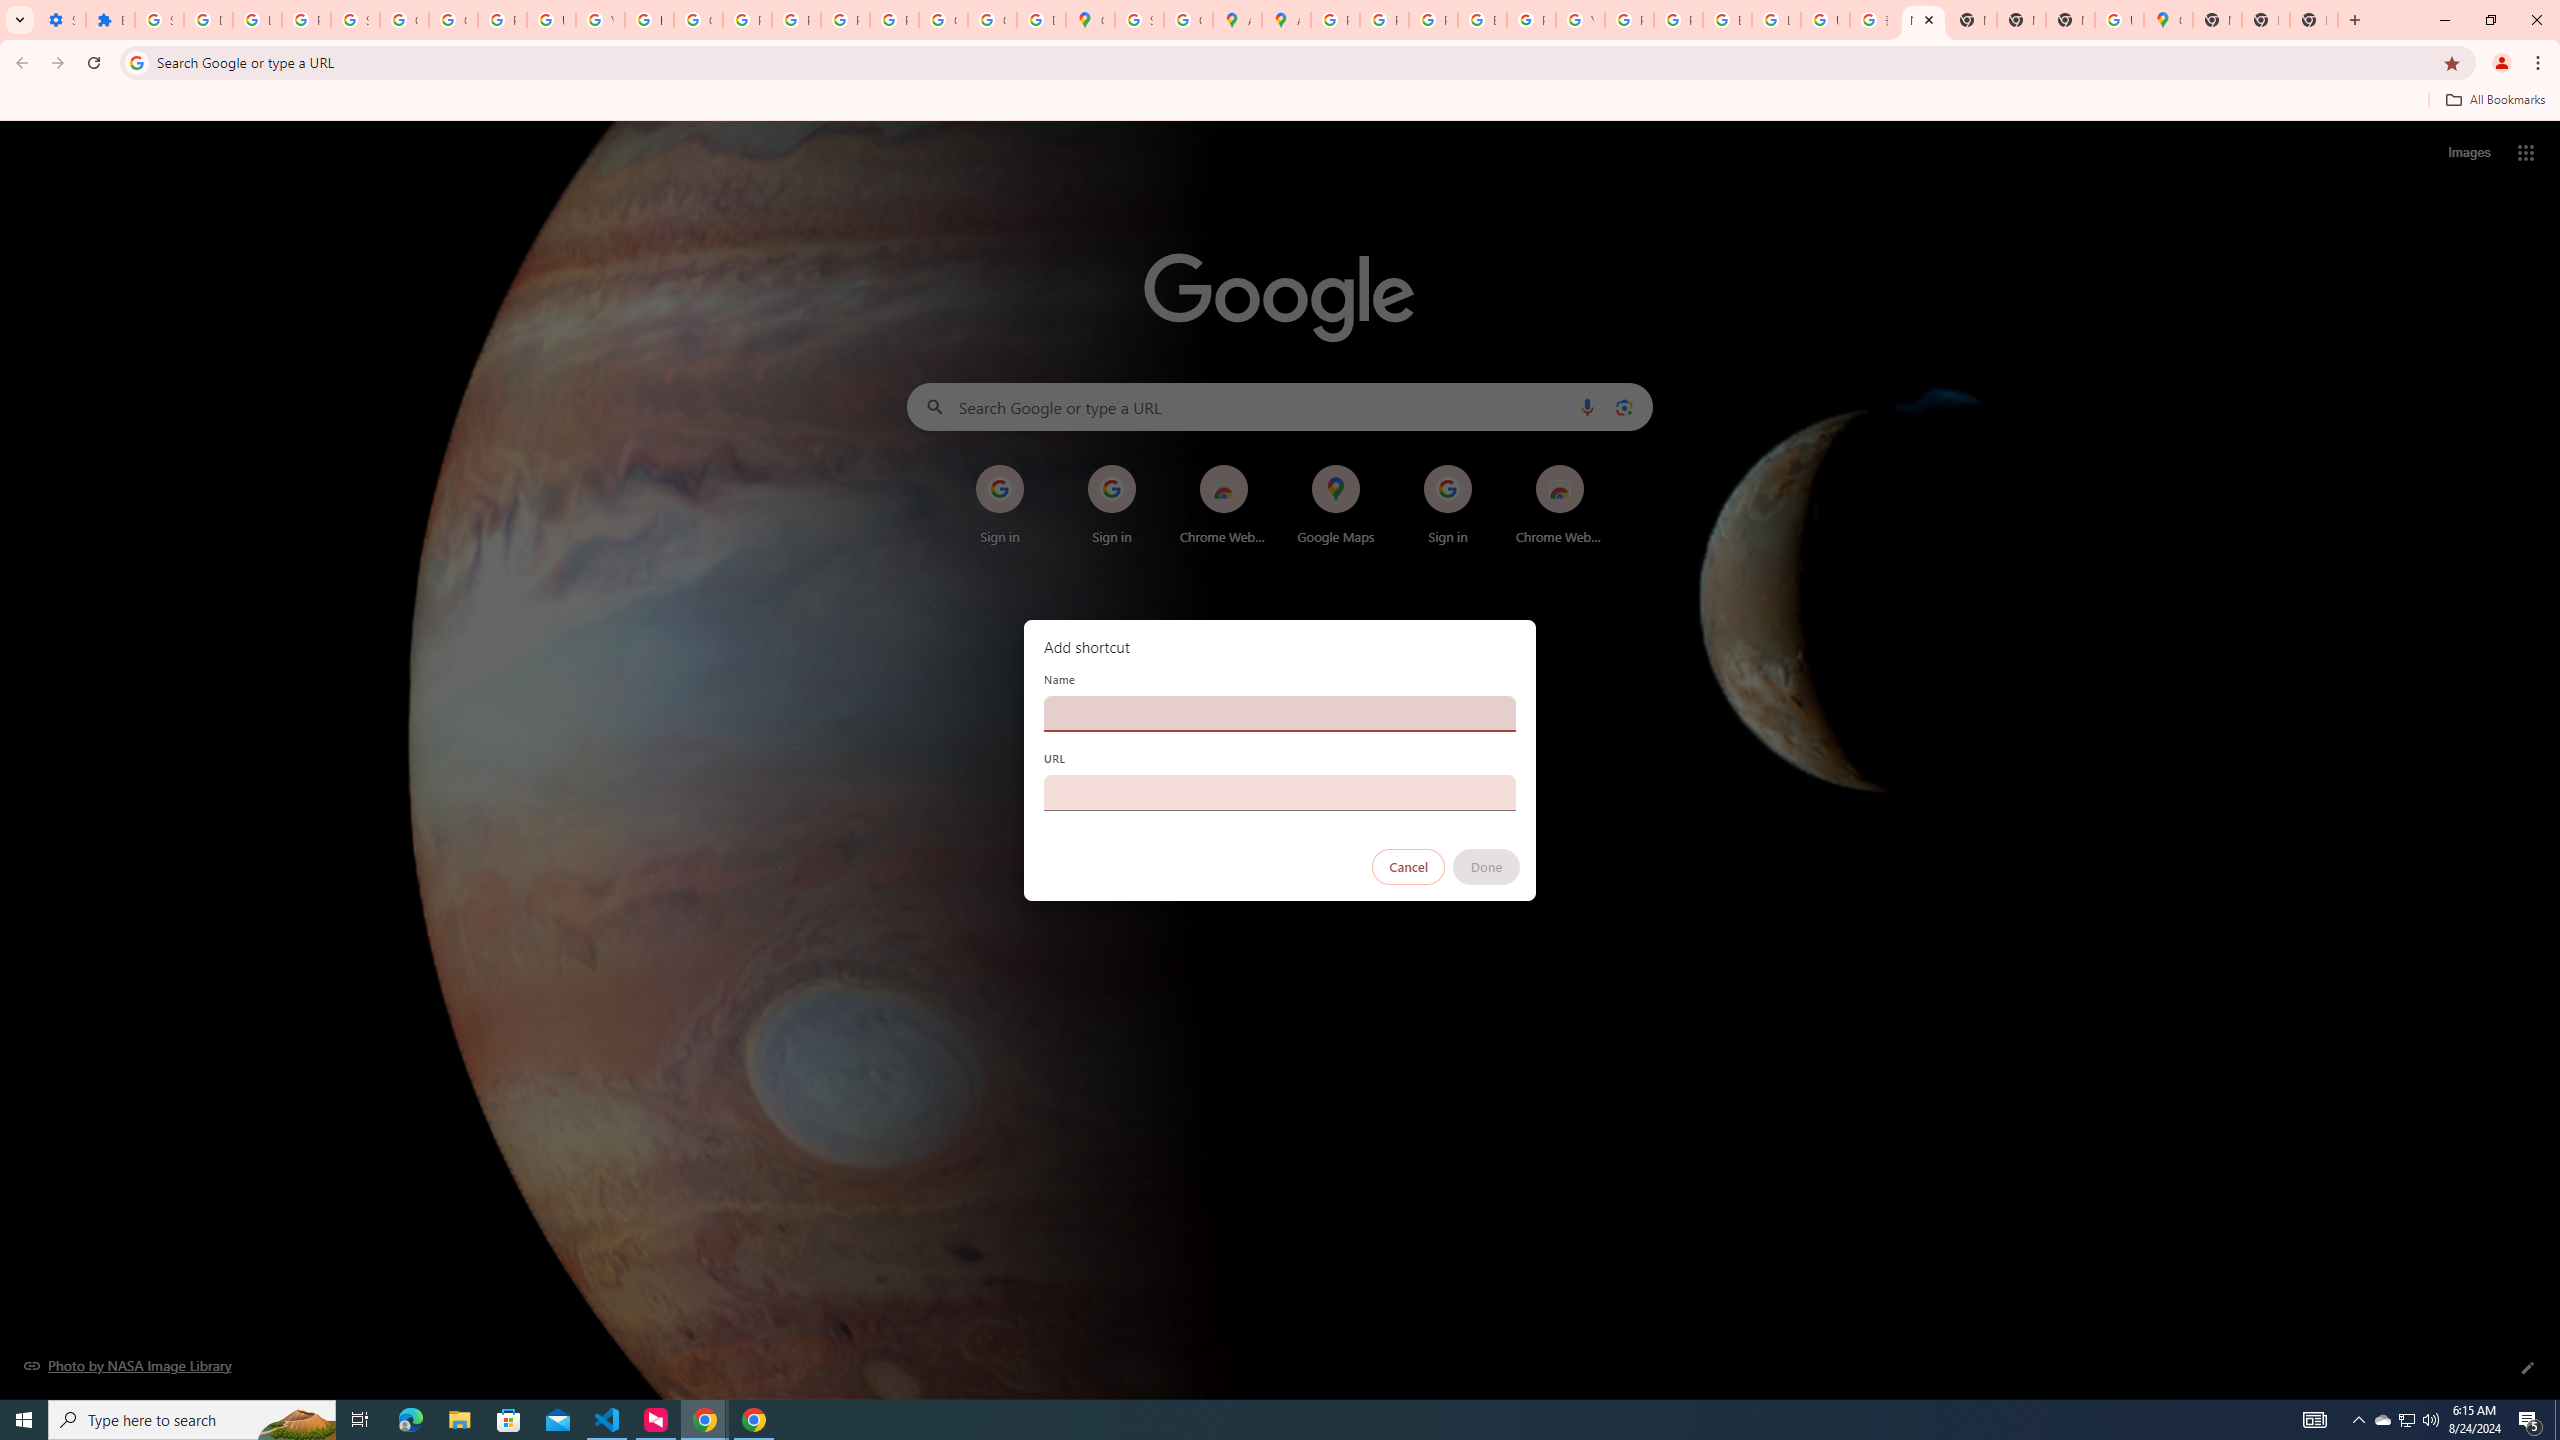  What do you see at coordinates (1280, 712) in the screenshot?
I see `'Name'` at bounding box center [1280, 712].